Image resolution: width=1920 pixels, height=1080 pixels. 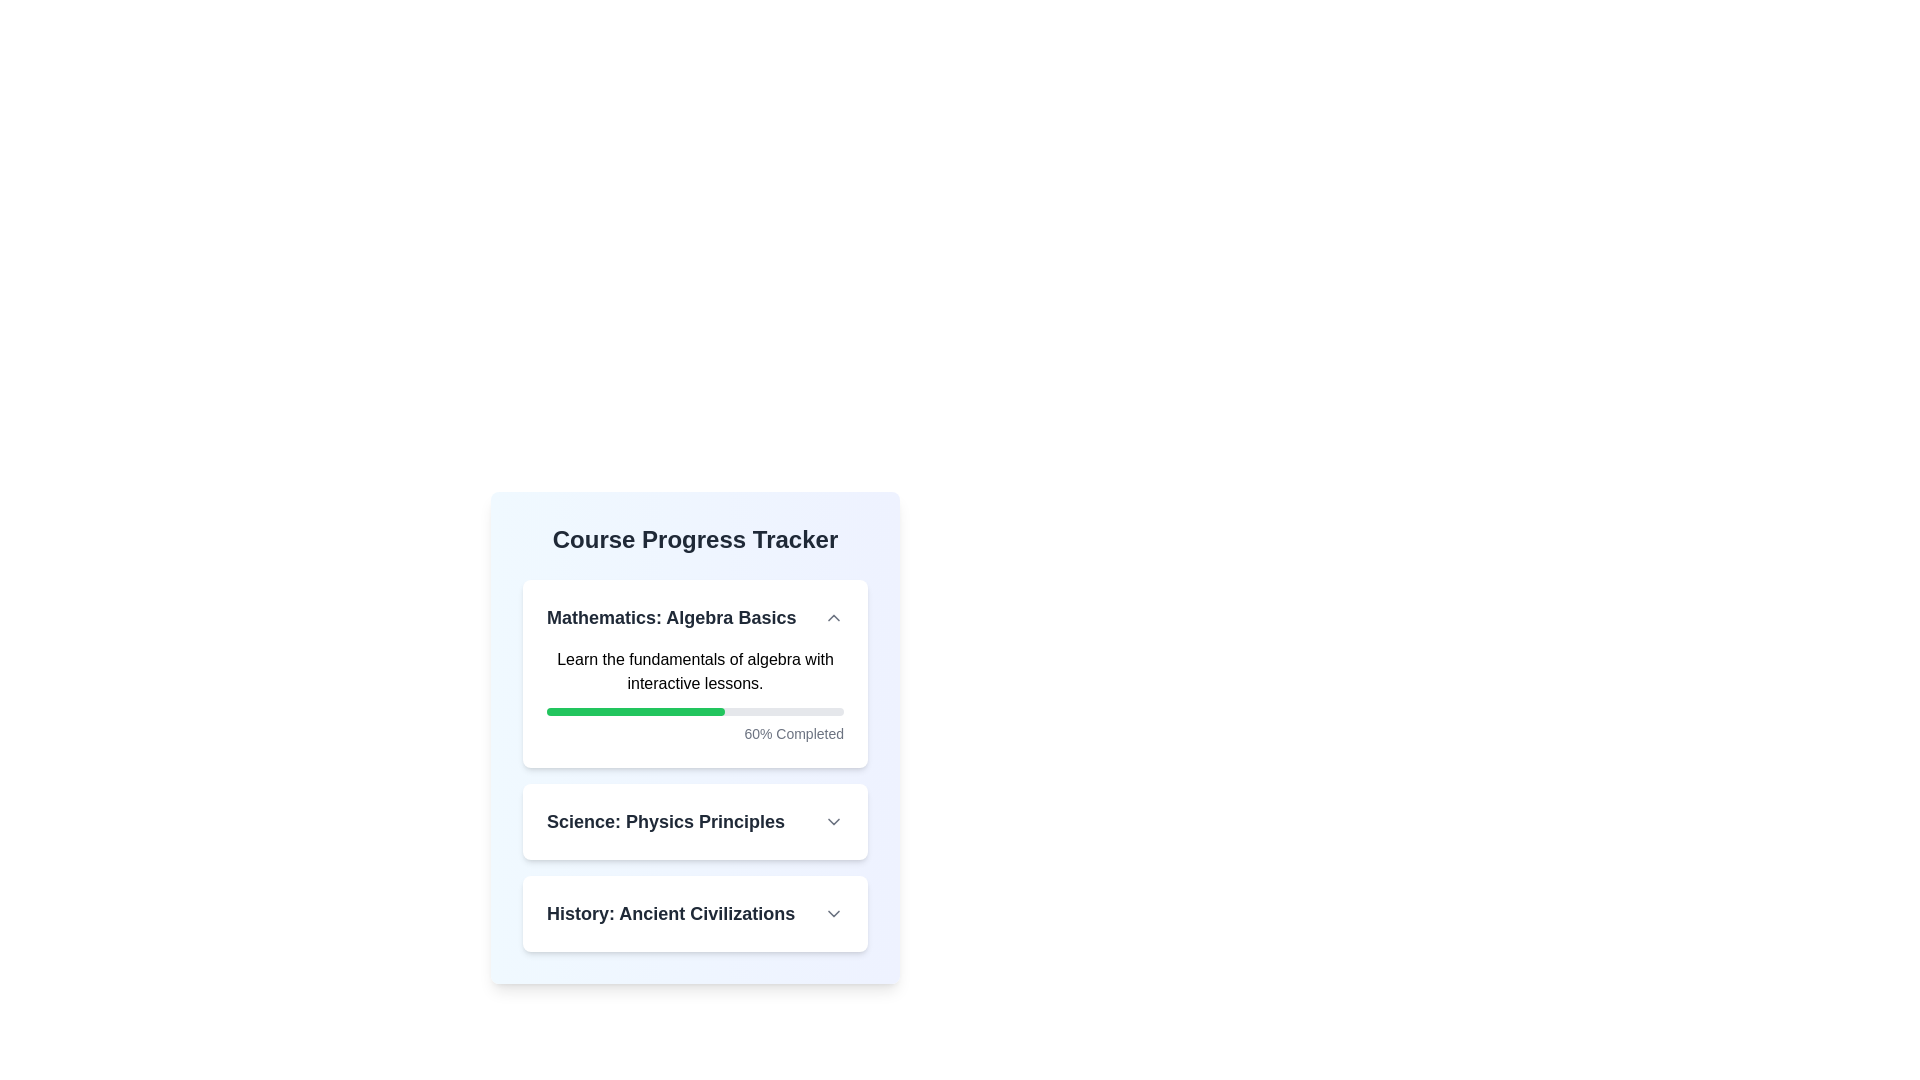 I want to click on the text label displaying 'History: Ancient Civilizations' in the Course Progress Tracker interface, which is styled in bold dark gray and indicates a section title, so click(x=671, y=914).